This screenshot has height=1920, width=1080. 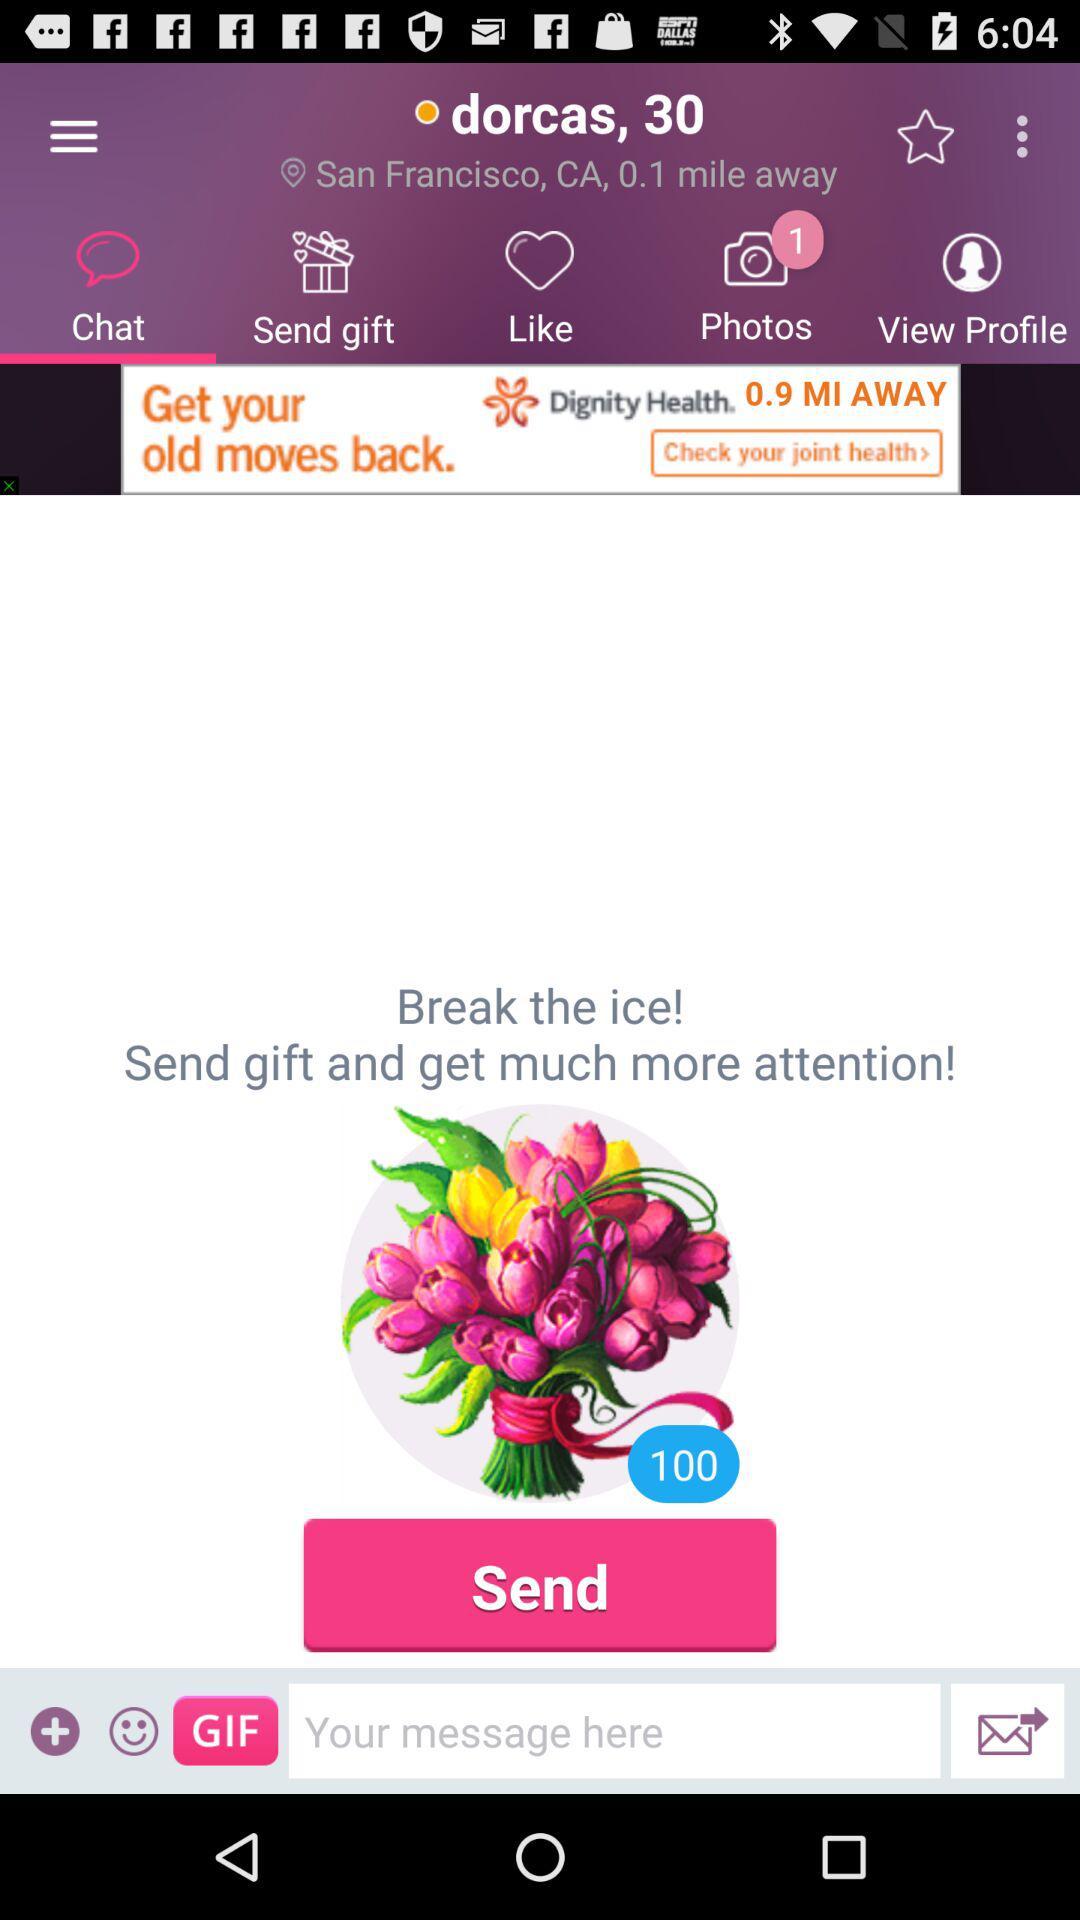 I want to click on chat, so click(x=108, y=285).